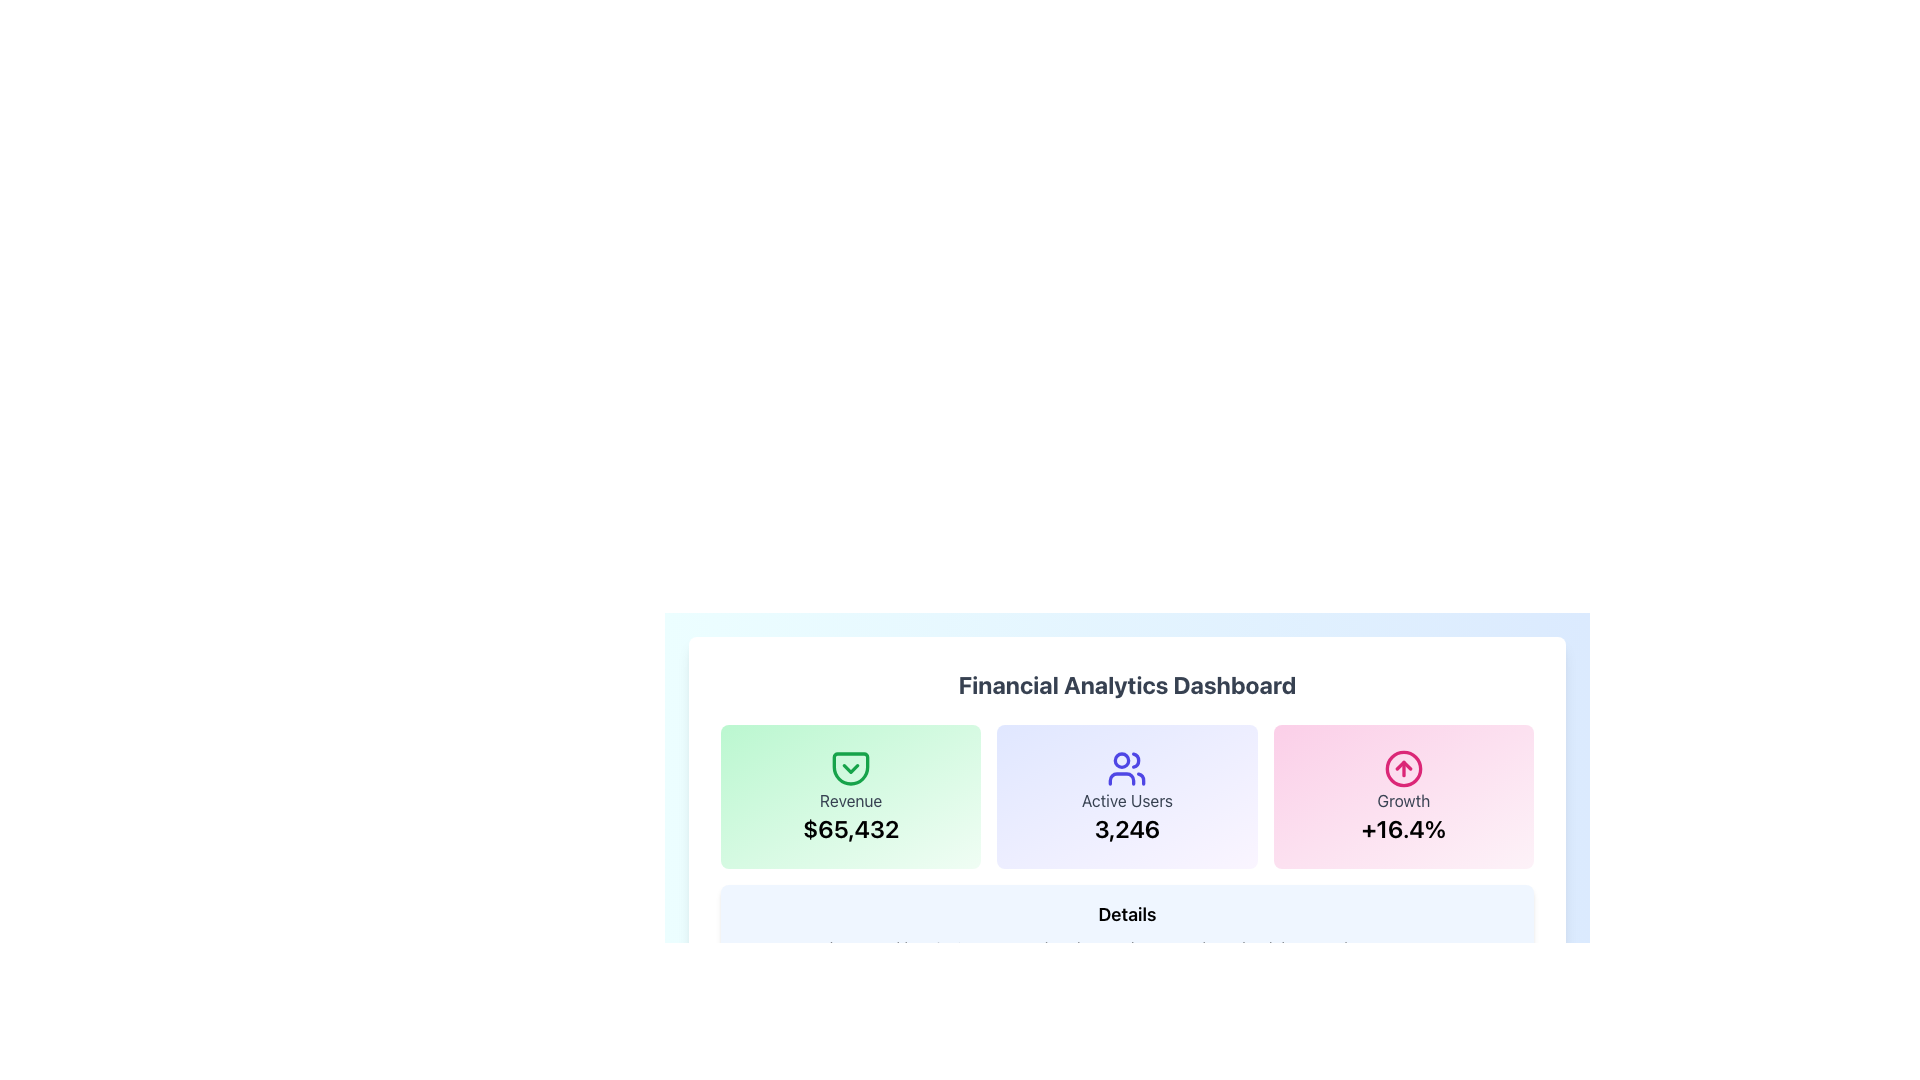 This screenshot has width=1920, height=1080. I want to click on header text that introduces the content about revenue and user engagement, located in the light blue rectangular section at the bottom of the interface, so click(1127, 914).